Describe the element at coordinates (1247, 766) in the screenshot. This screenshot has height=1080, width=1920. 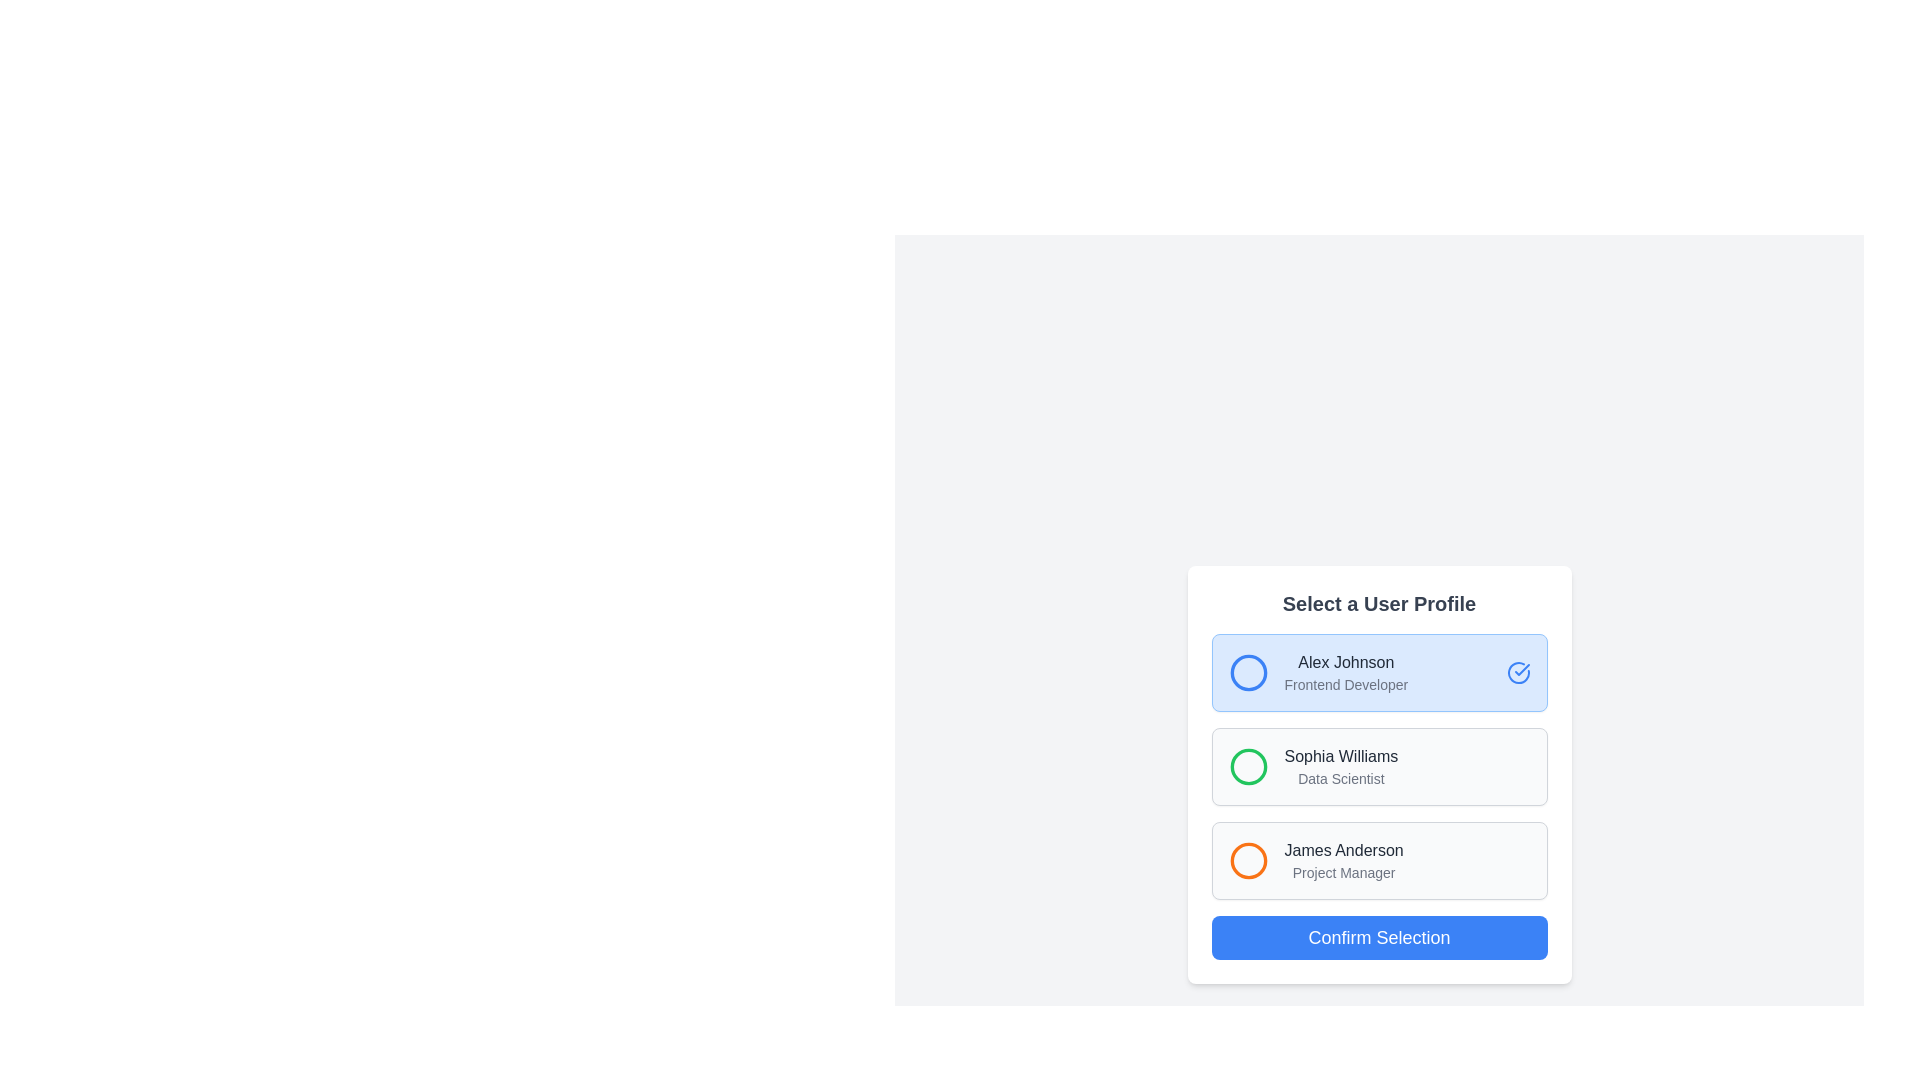
I see `the Circle indicator icon associated with the user profile 'Sophia Williams, Data Scientist', which is positioned to the left of the profile text in the 'Select a User Profile' interface` at that location.